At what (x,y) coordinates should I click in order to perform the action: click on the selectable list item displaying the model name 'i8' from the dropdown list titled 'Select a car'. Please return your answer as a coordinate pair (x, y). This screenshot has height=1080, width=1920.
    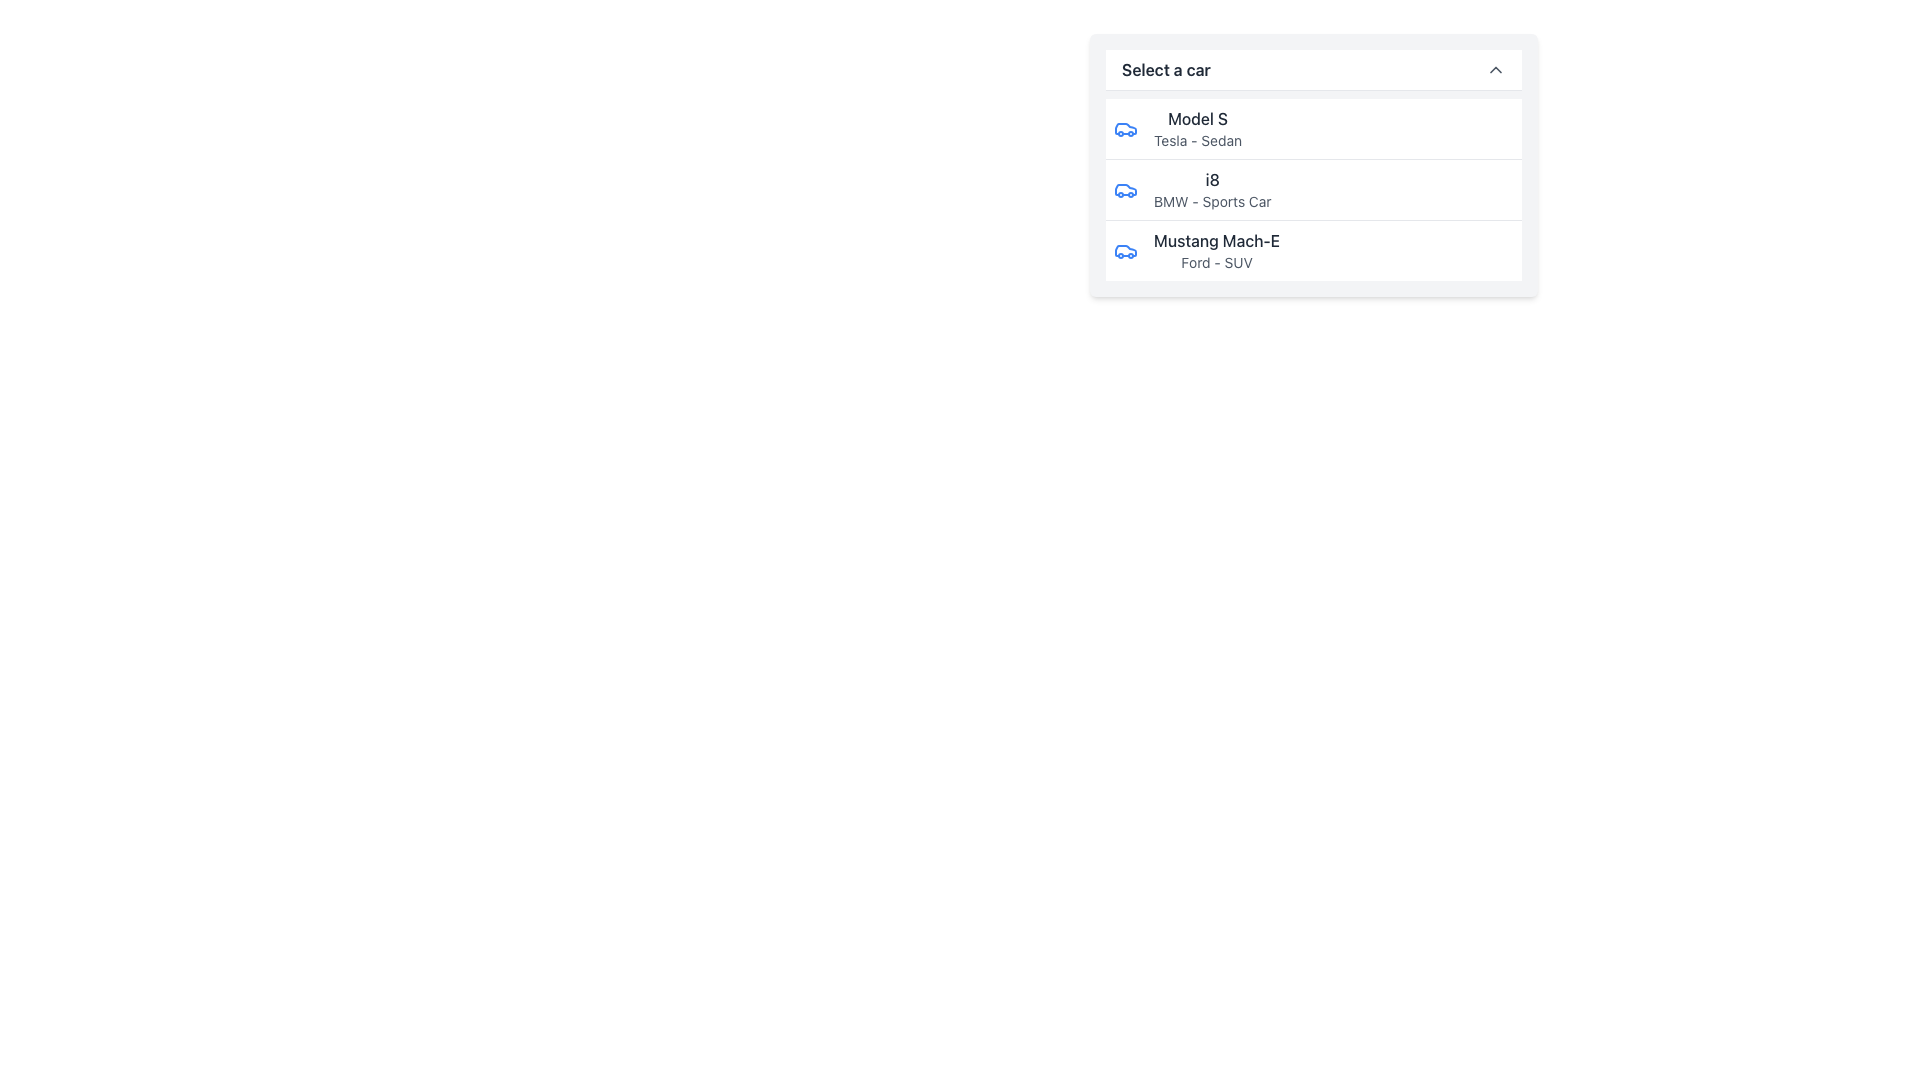
    Looking at the image, I should click on (1314, 189).